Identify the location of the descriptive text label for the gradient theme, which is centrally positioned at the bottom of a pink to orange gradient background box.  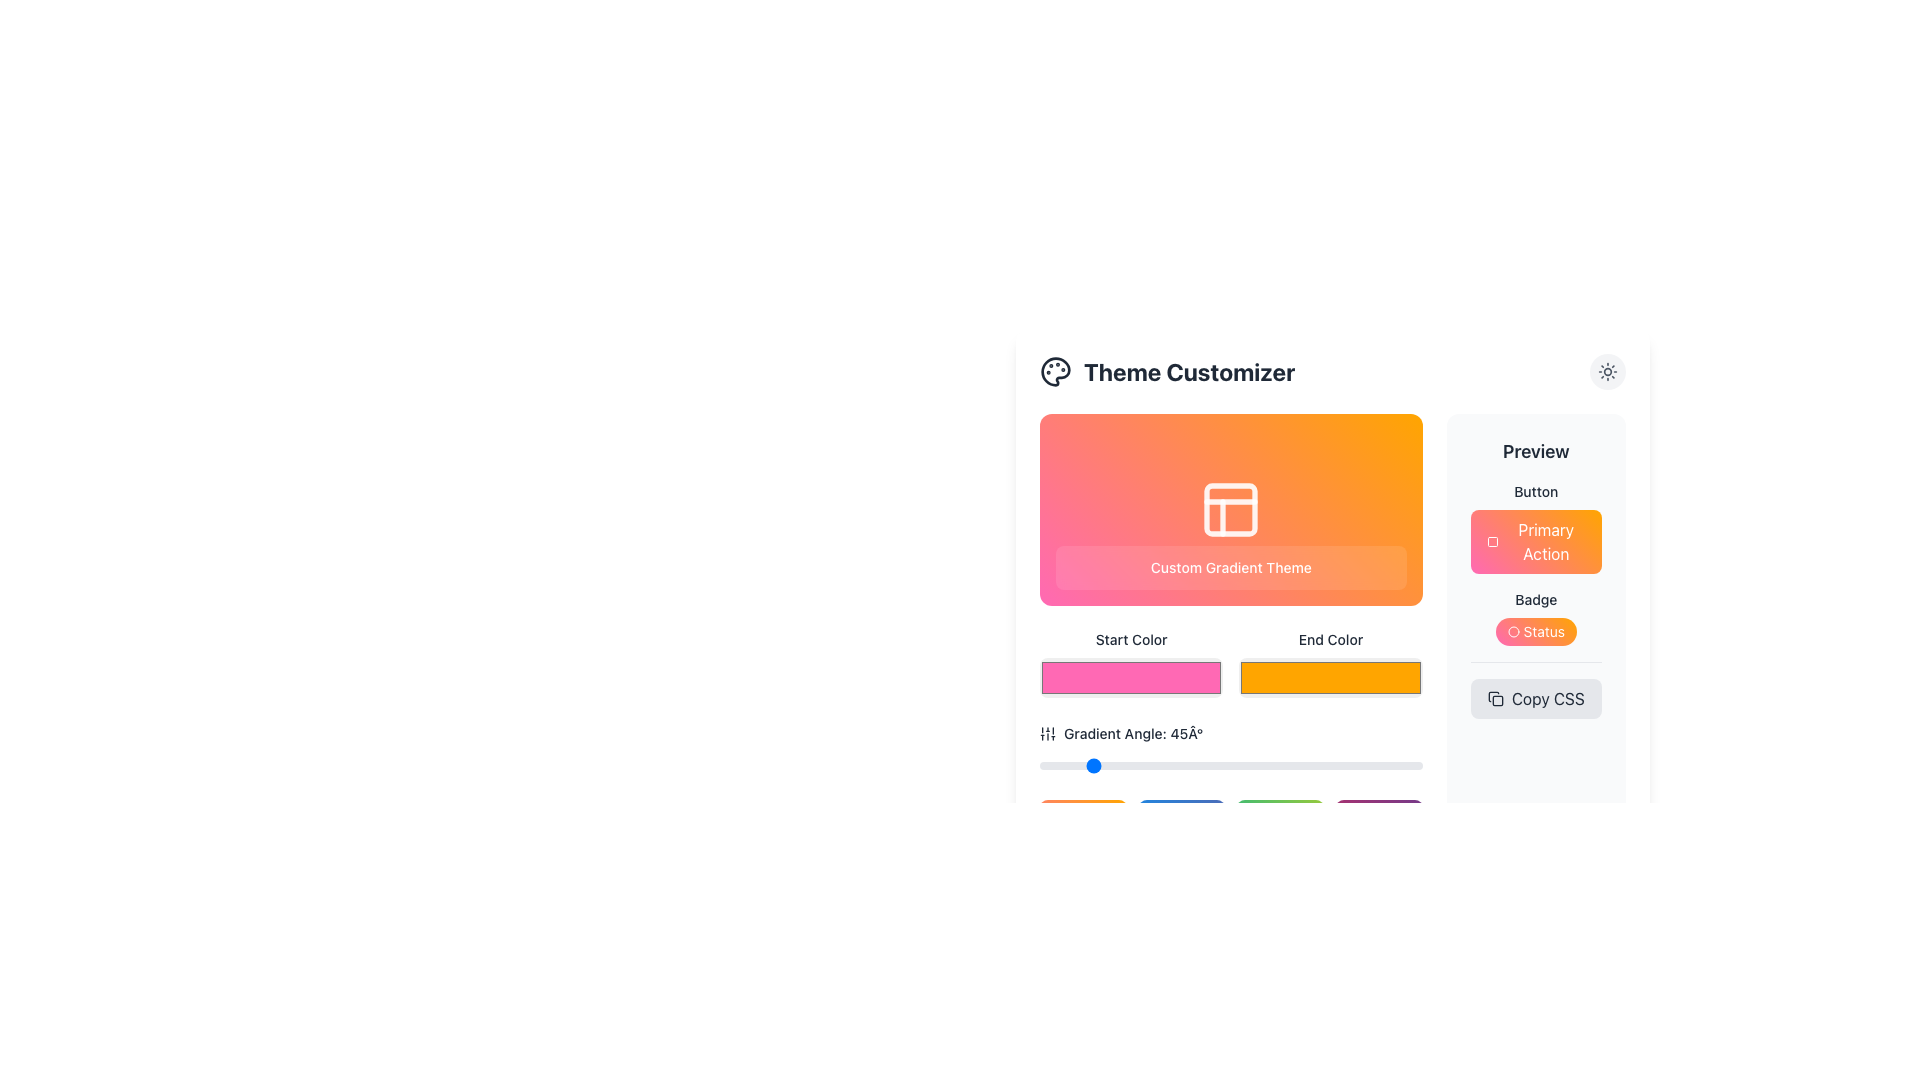
(1230, 567).